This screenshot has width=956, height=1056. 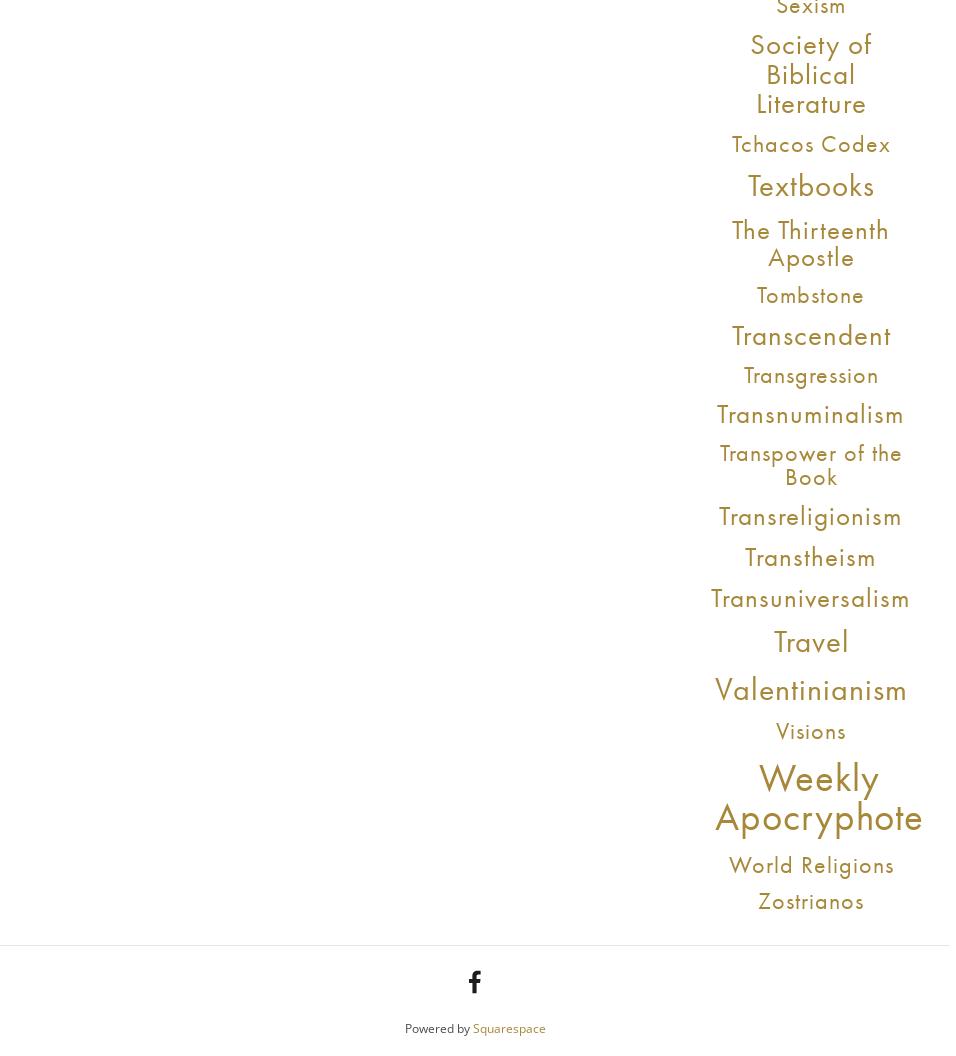 What do you see at coordinates (809, 729) in the screenshot?
I see `'Visions'` at bounding box center [809, 729].